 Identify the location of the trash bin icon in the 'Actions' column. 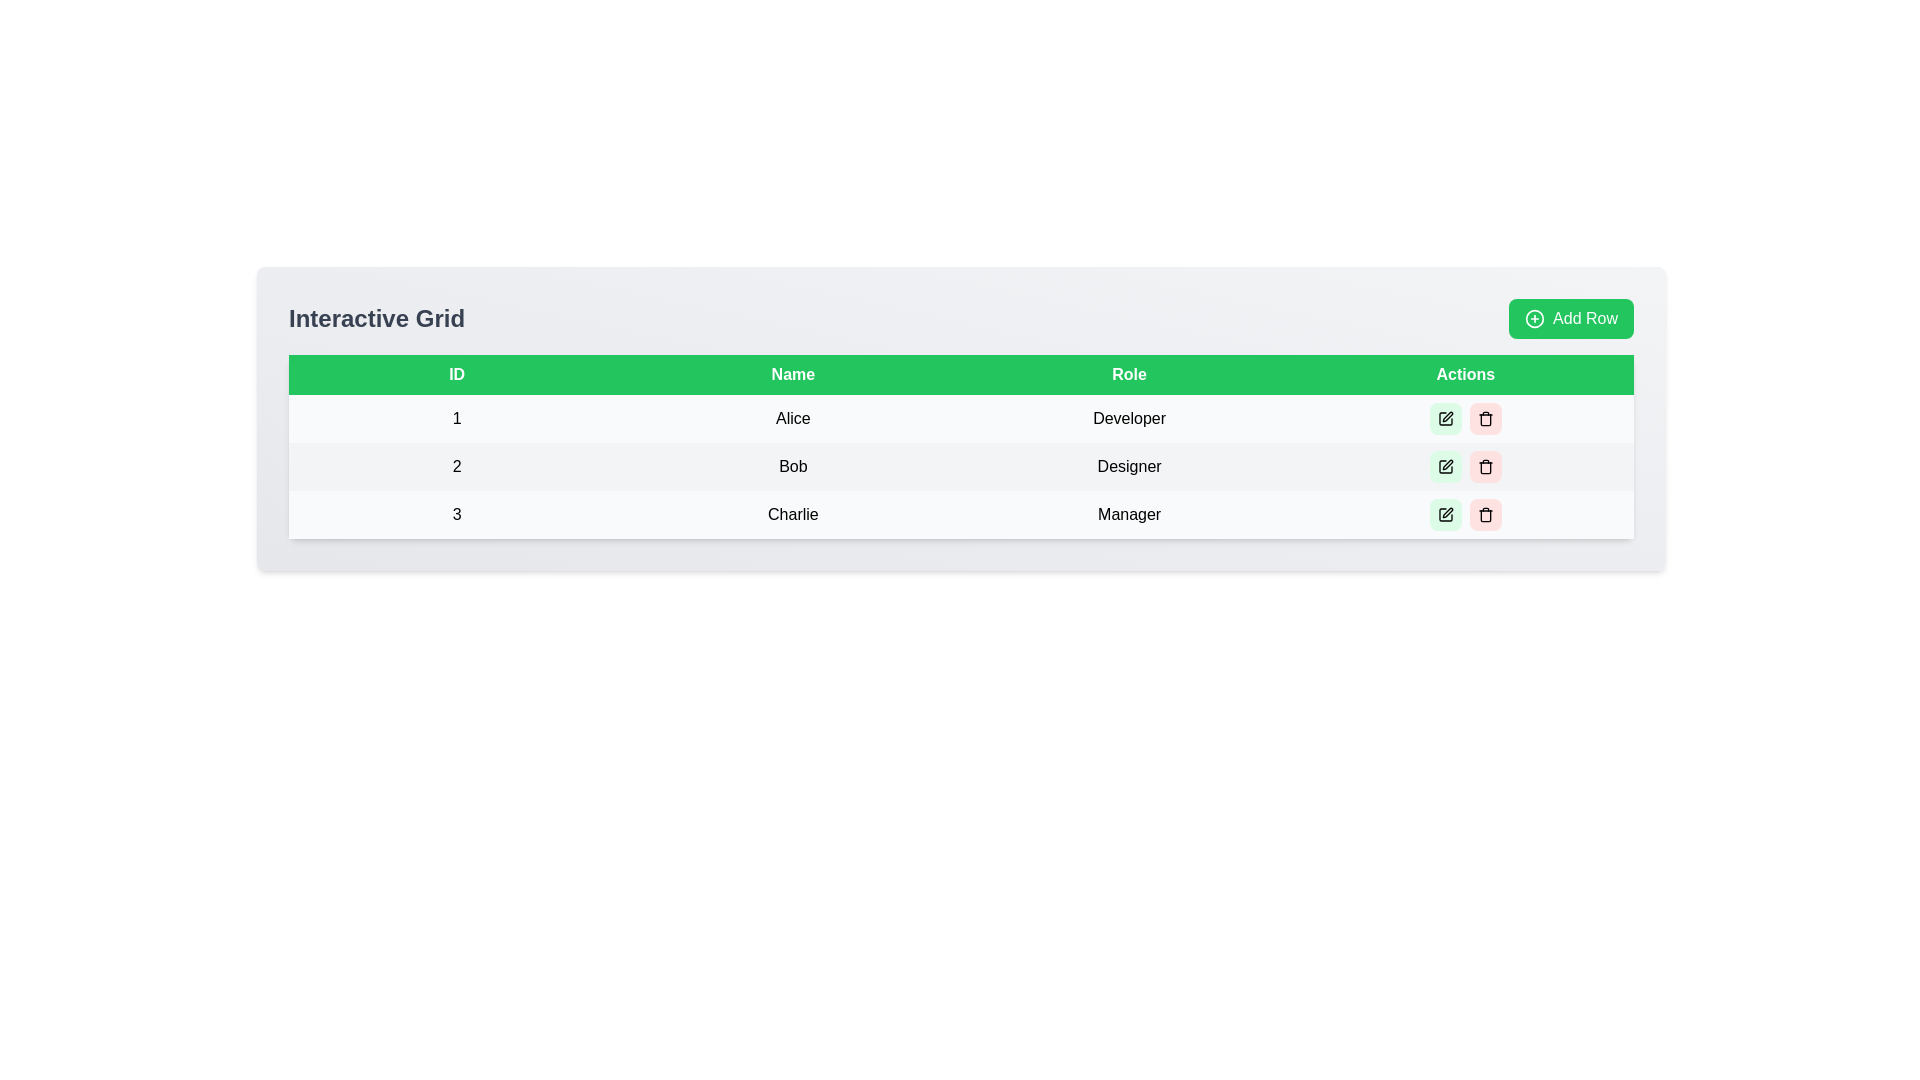
(1485, 418).